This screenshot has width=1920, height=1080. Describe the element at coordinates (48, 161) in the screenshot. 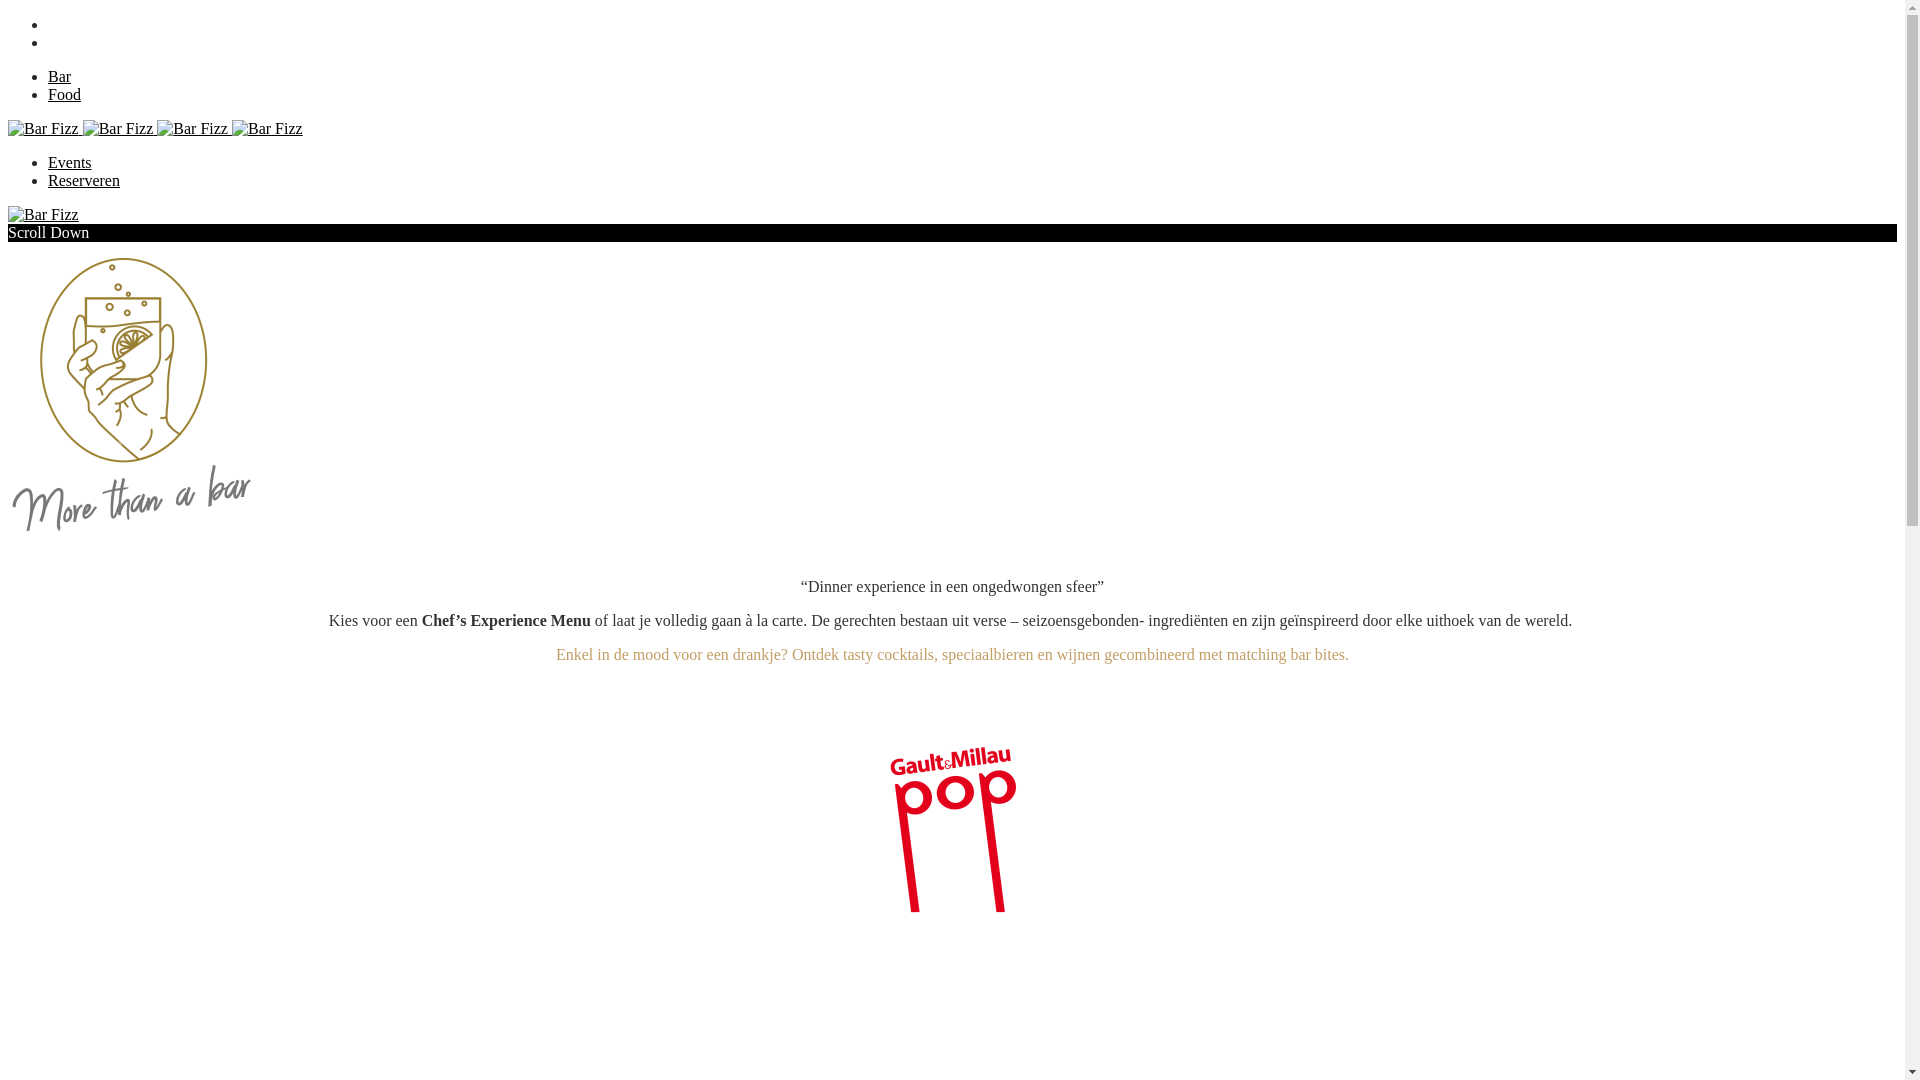

I see `'Events'` at that location.